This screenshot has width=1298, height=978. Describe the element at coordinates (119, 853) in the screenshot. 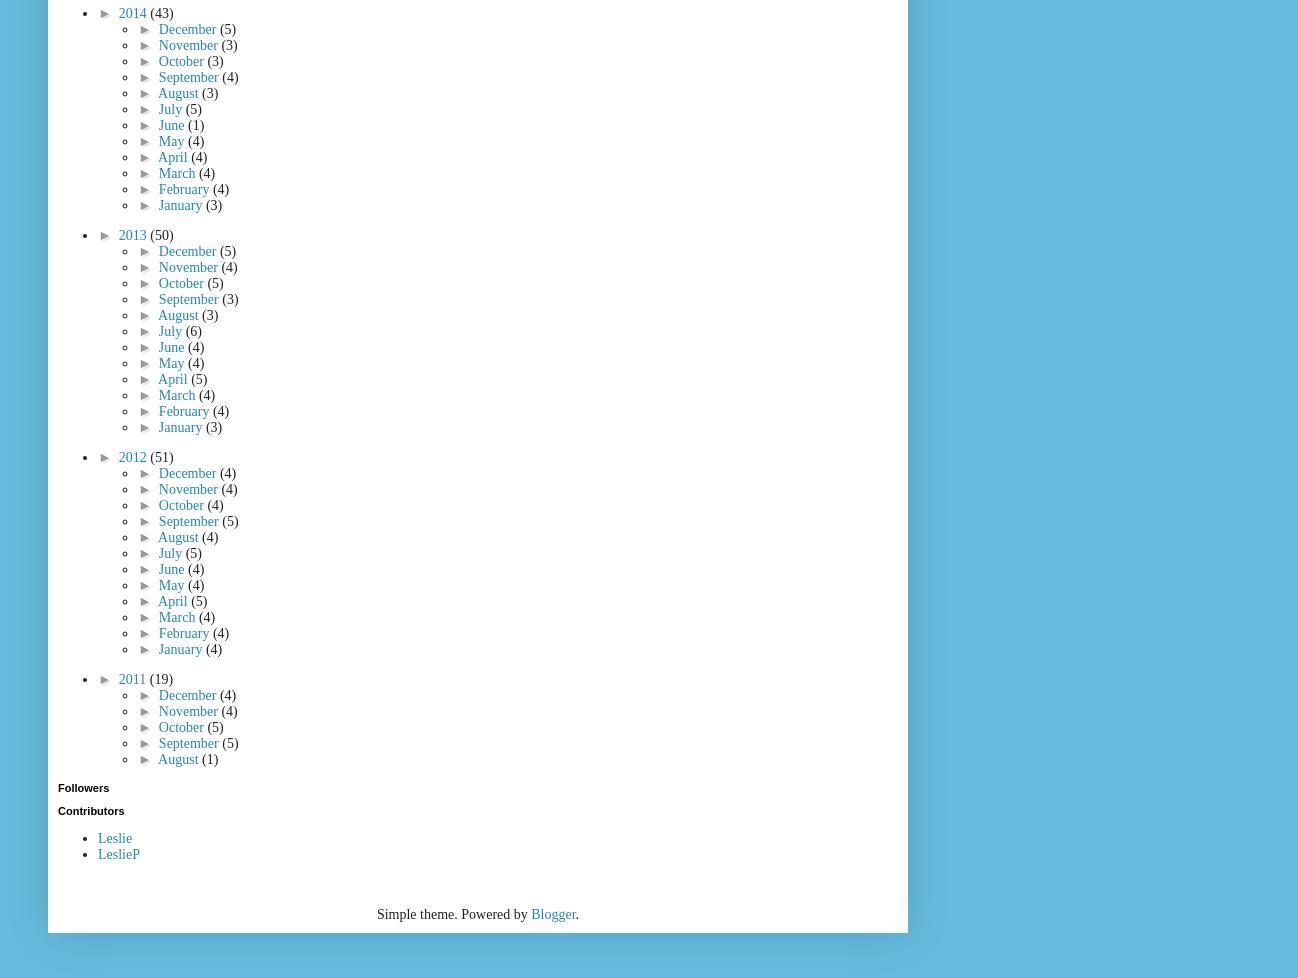

I see `'LeslieP'` at that location.